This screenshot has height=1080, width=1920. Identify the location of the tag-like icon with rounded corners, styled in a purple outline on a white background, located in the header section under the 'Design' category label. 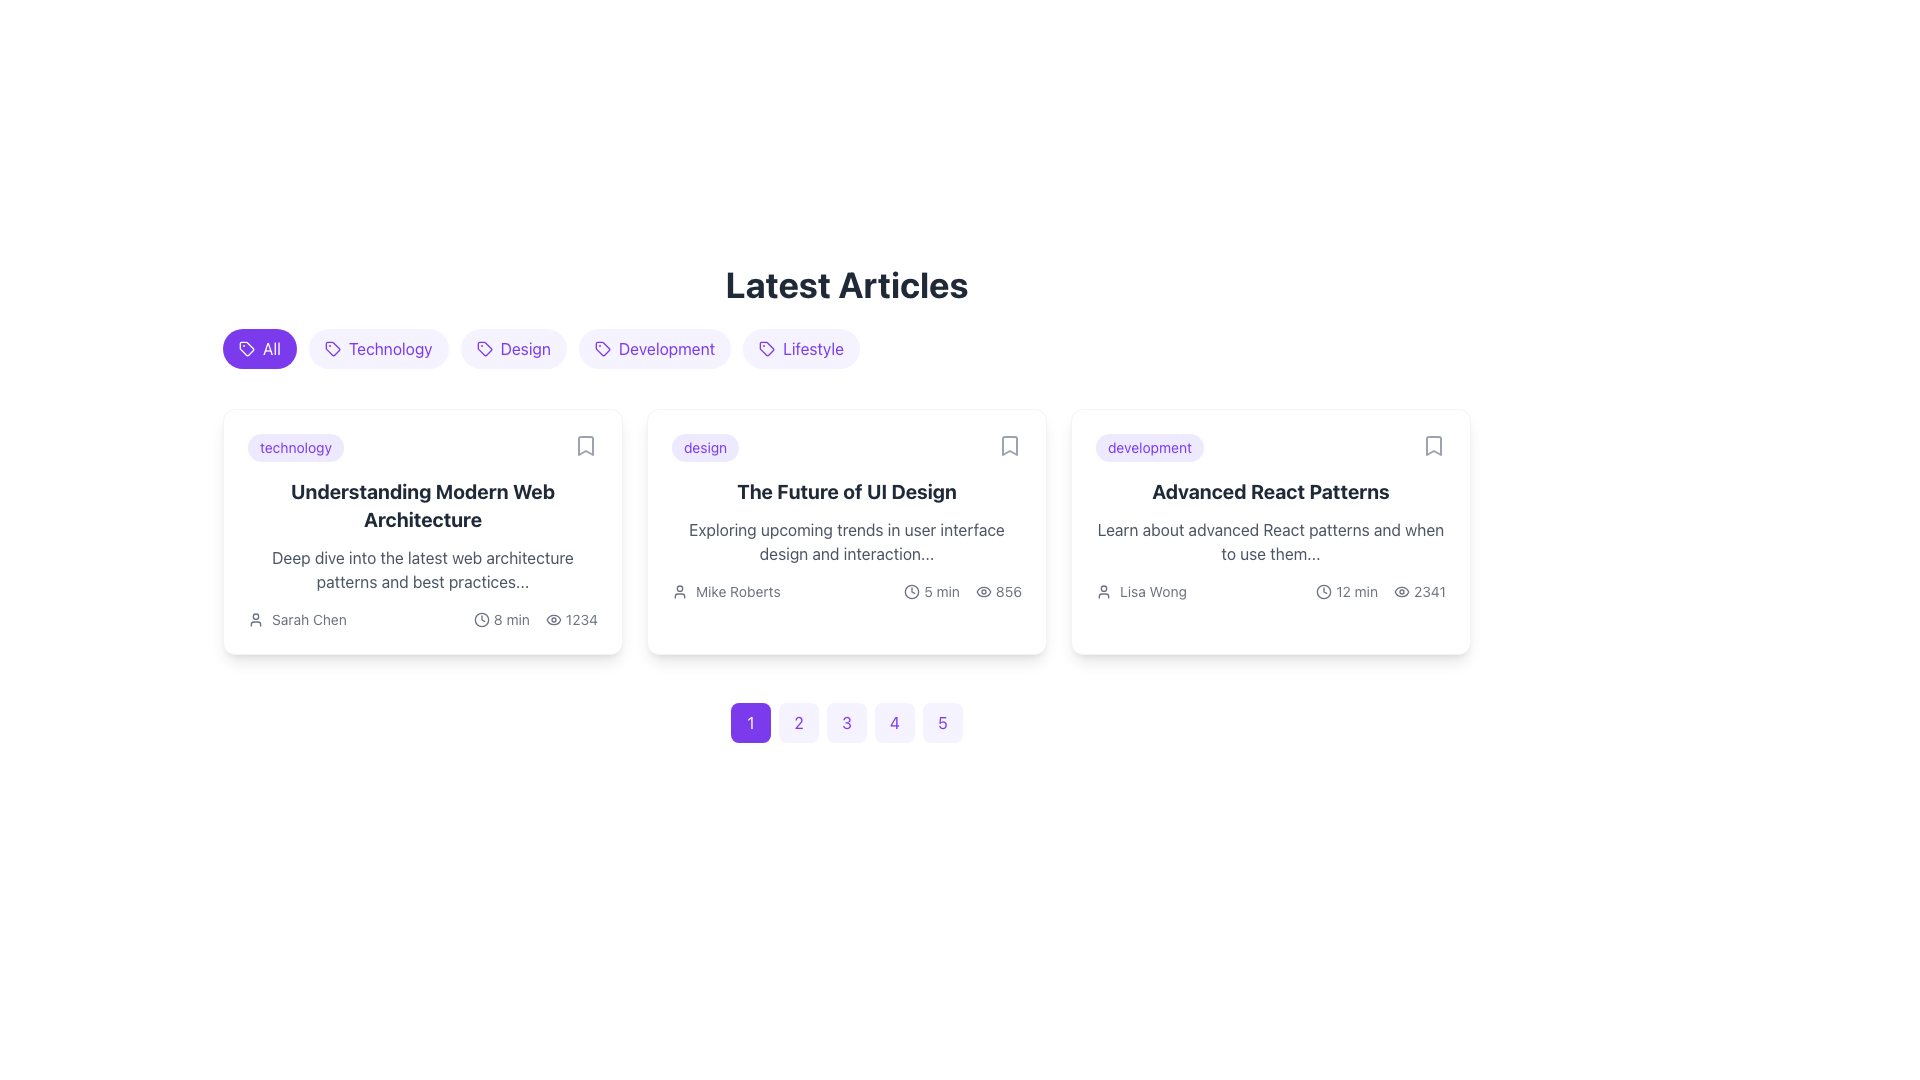
(484, 347).